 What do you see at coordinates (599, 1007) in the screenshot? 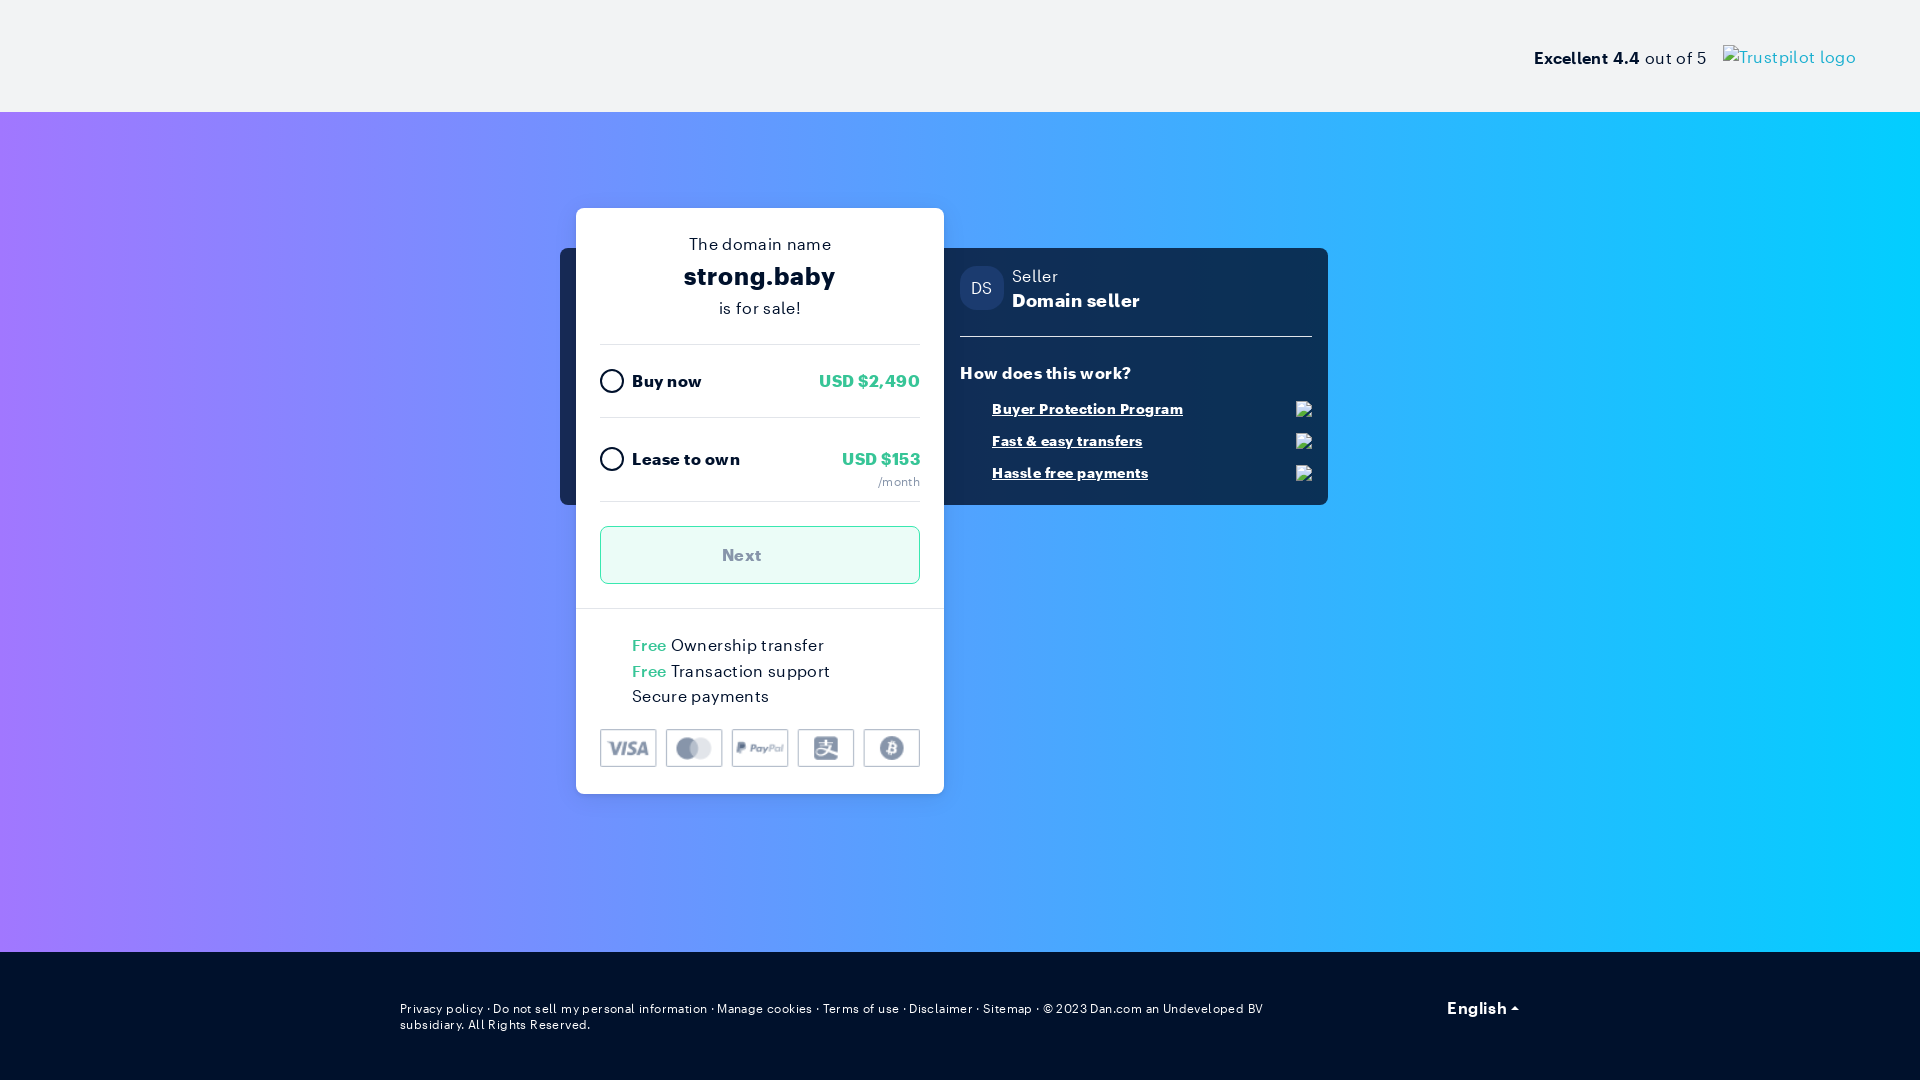
I see `'Do not sell my personal information'` at bounding box center [599, 1007].